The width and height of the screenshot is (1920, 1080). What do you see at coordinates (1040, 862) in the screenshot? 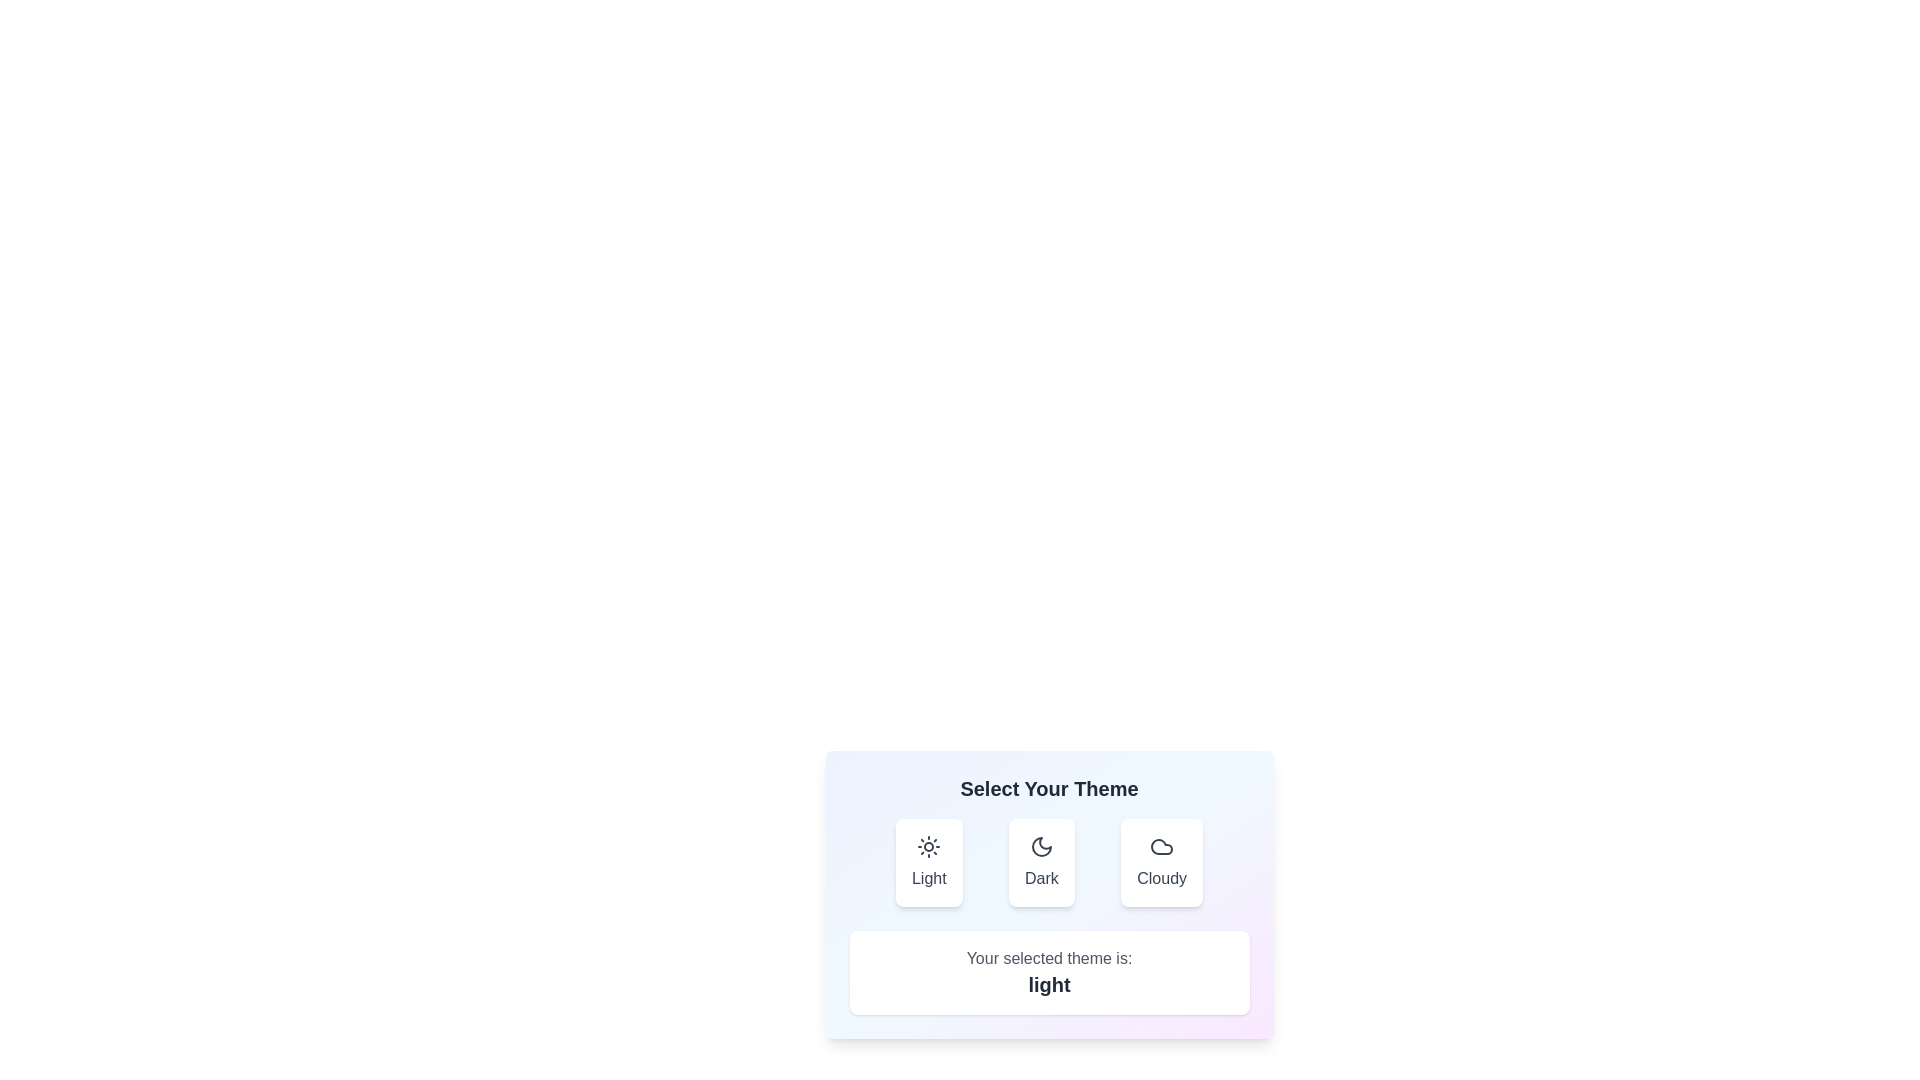
I see `the 'Dark' theme button` at bounding box center [1040, 862].